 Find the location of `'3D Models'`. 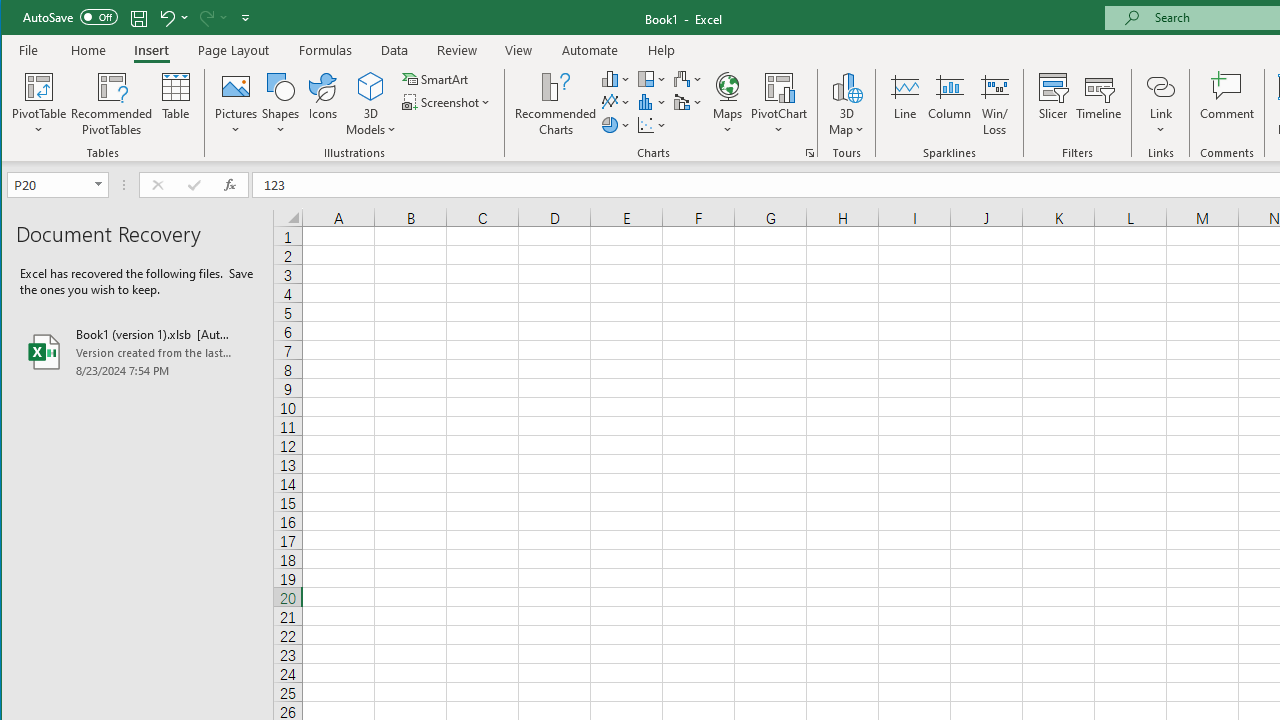

'3D Models' is located at coordinates (371, 104).